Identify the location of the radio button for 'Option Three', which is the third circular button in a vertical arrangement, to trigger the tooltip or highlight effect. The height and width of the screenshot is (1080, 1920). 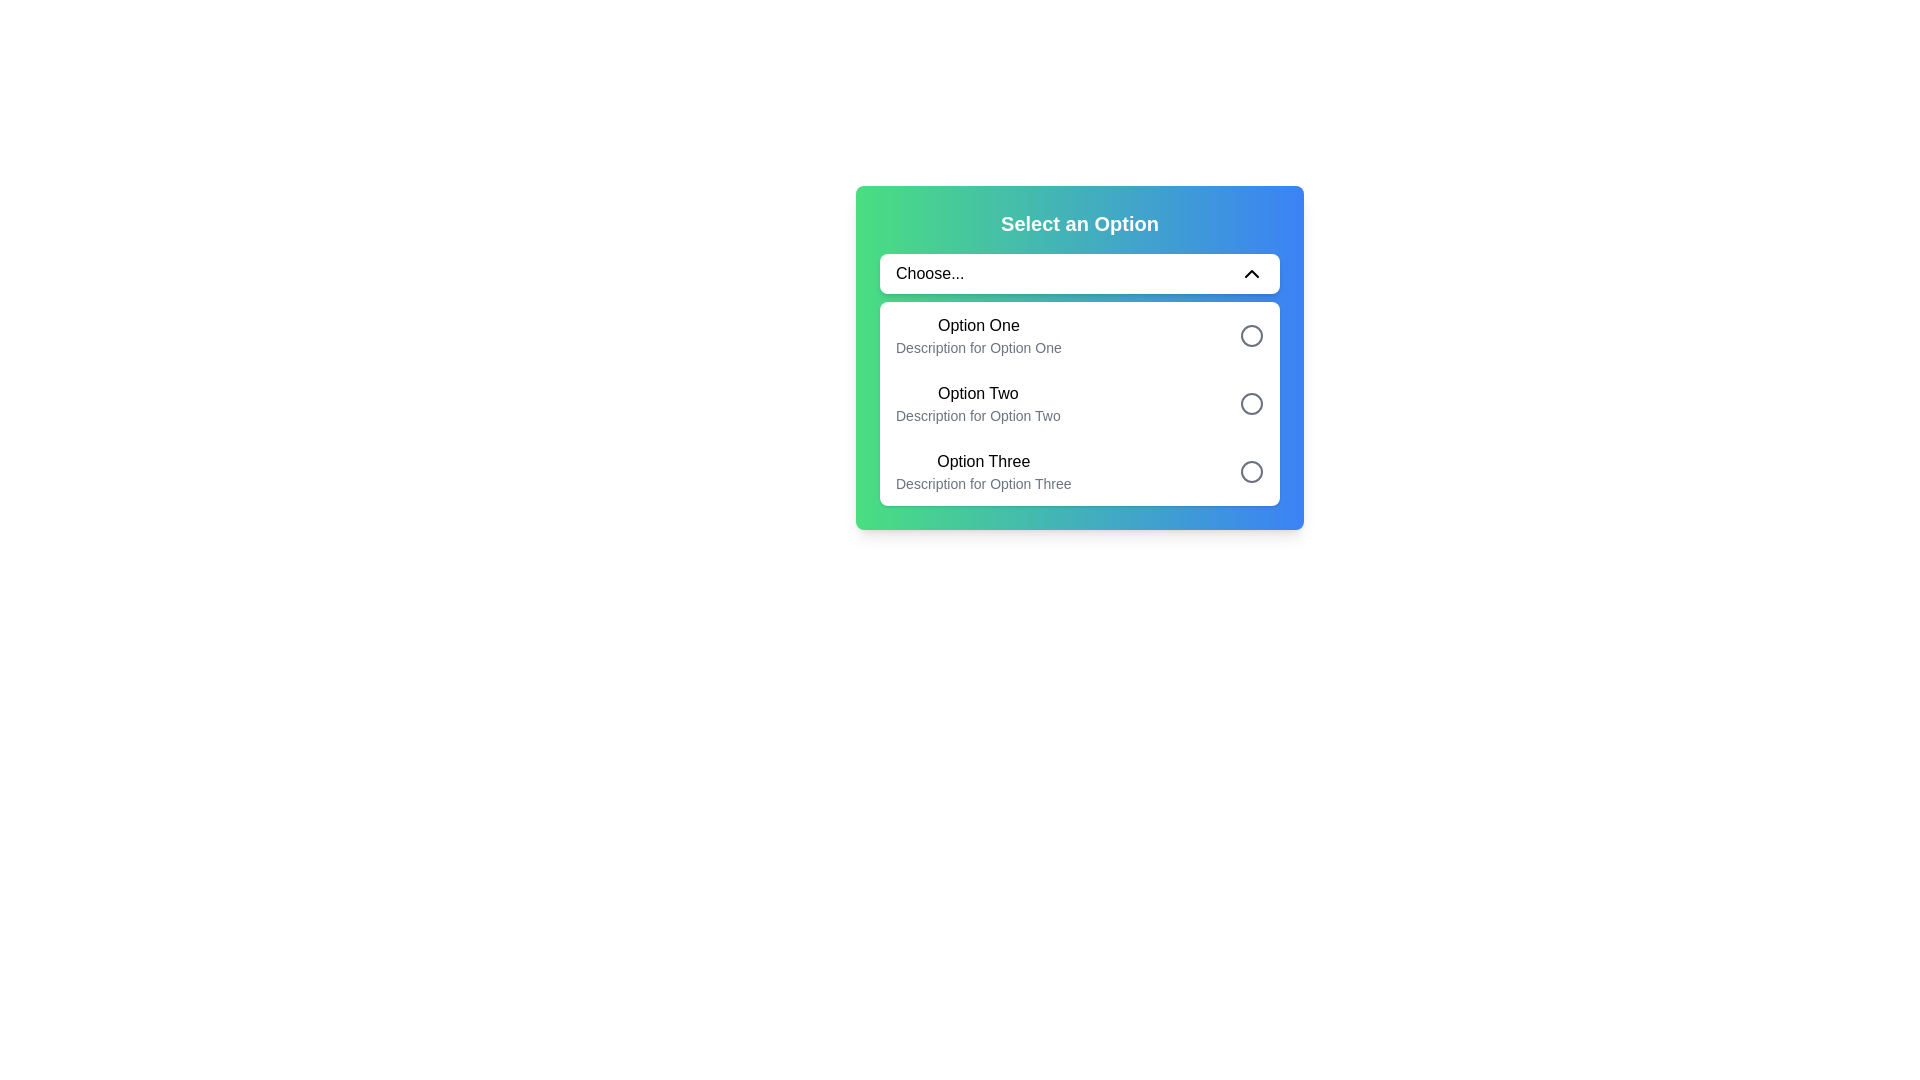
(1251, 471).